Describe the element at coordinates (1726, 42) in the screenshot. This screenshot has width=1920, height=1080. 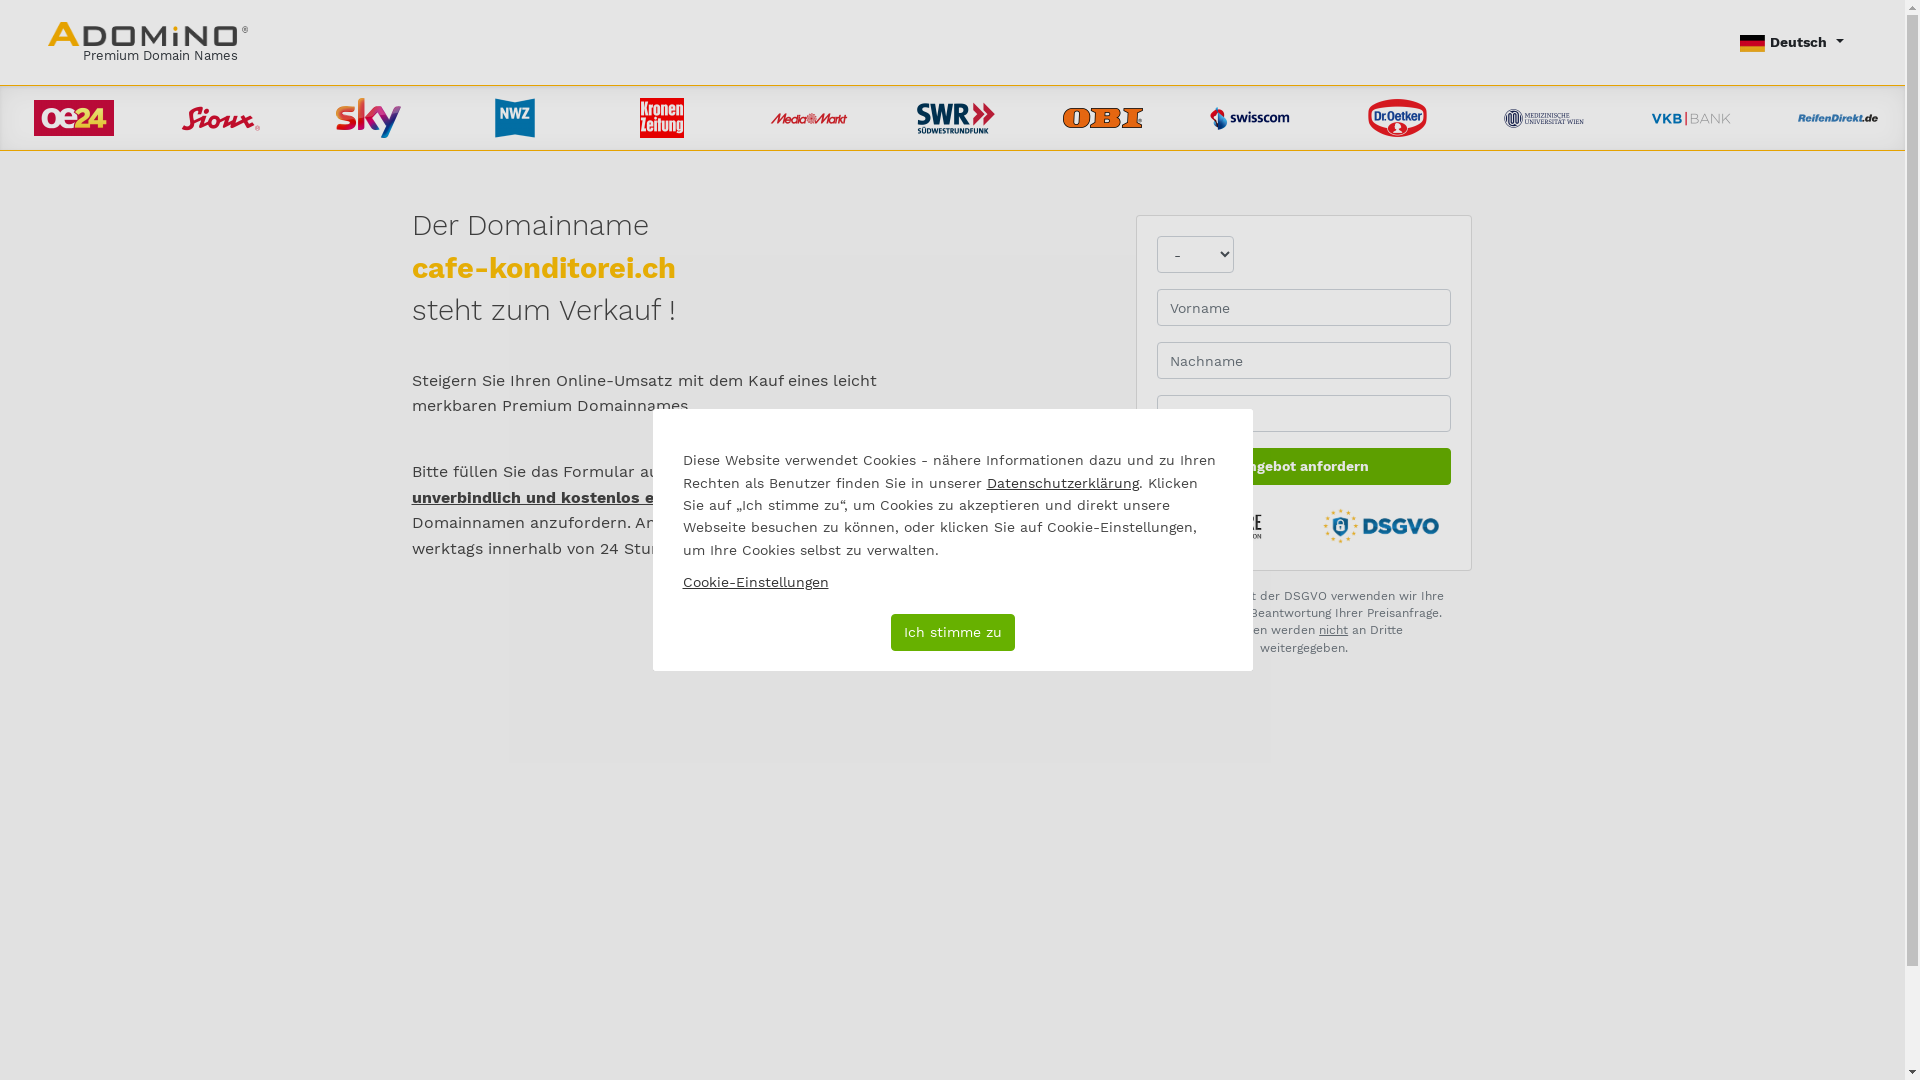
I see `'Deutsch'` at that location.